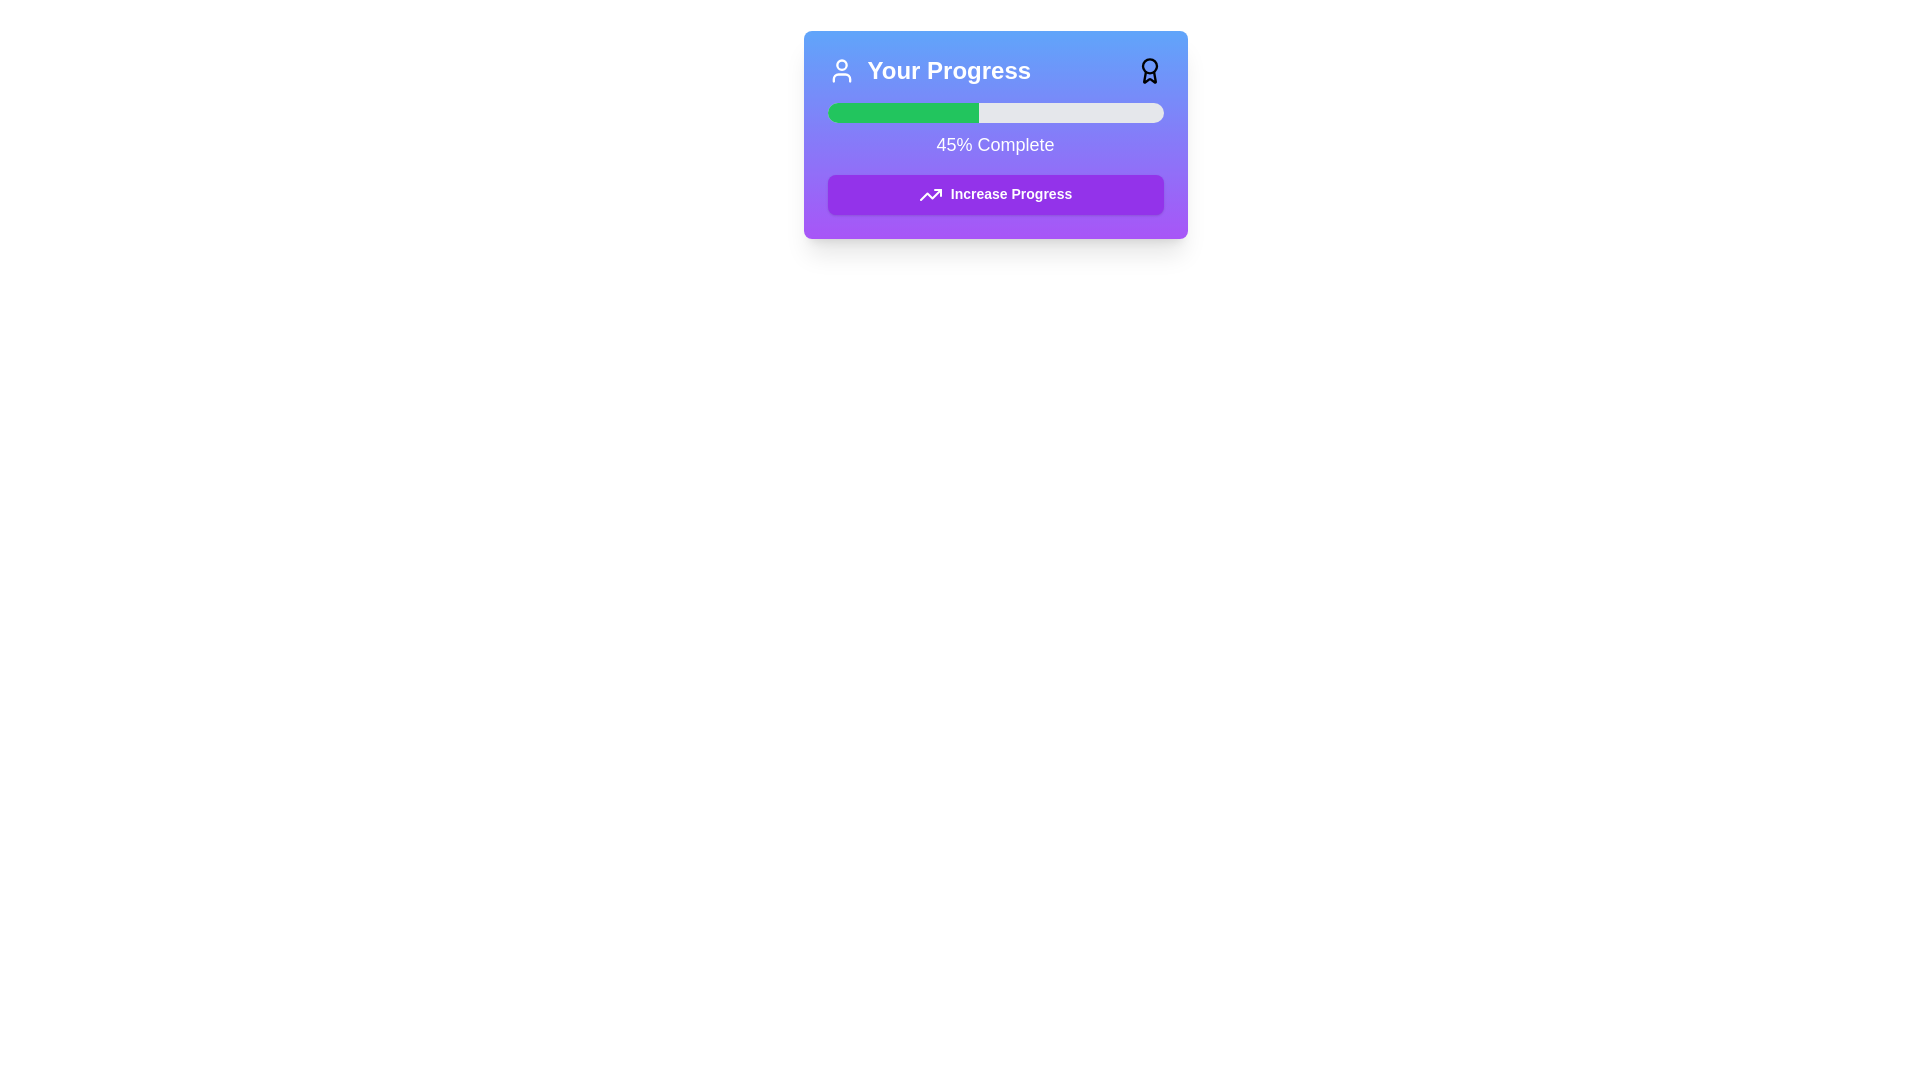 This screenshot has height=1080, width=1920. Describe the element at coordinates (948, 69) in the screenshot. I see `the Text Label that serves as a heading or title for the section, located in the top-left corner of the panel, aligned with the user icon graphic` at that location.